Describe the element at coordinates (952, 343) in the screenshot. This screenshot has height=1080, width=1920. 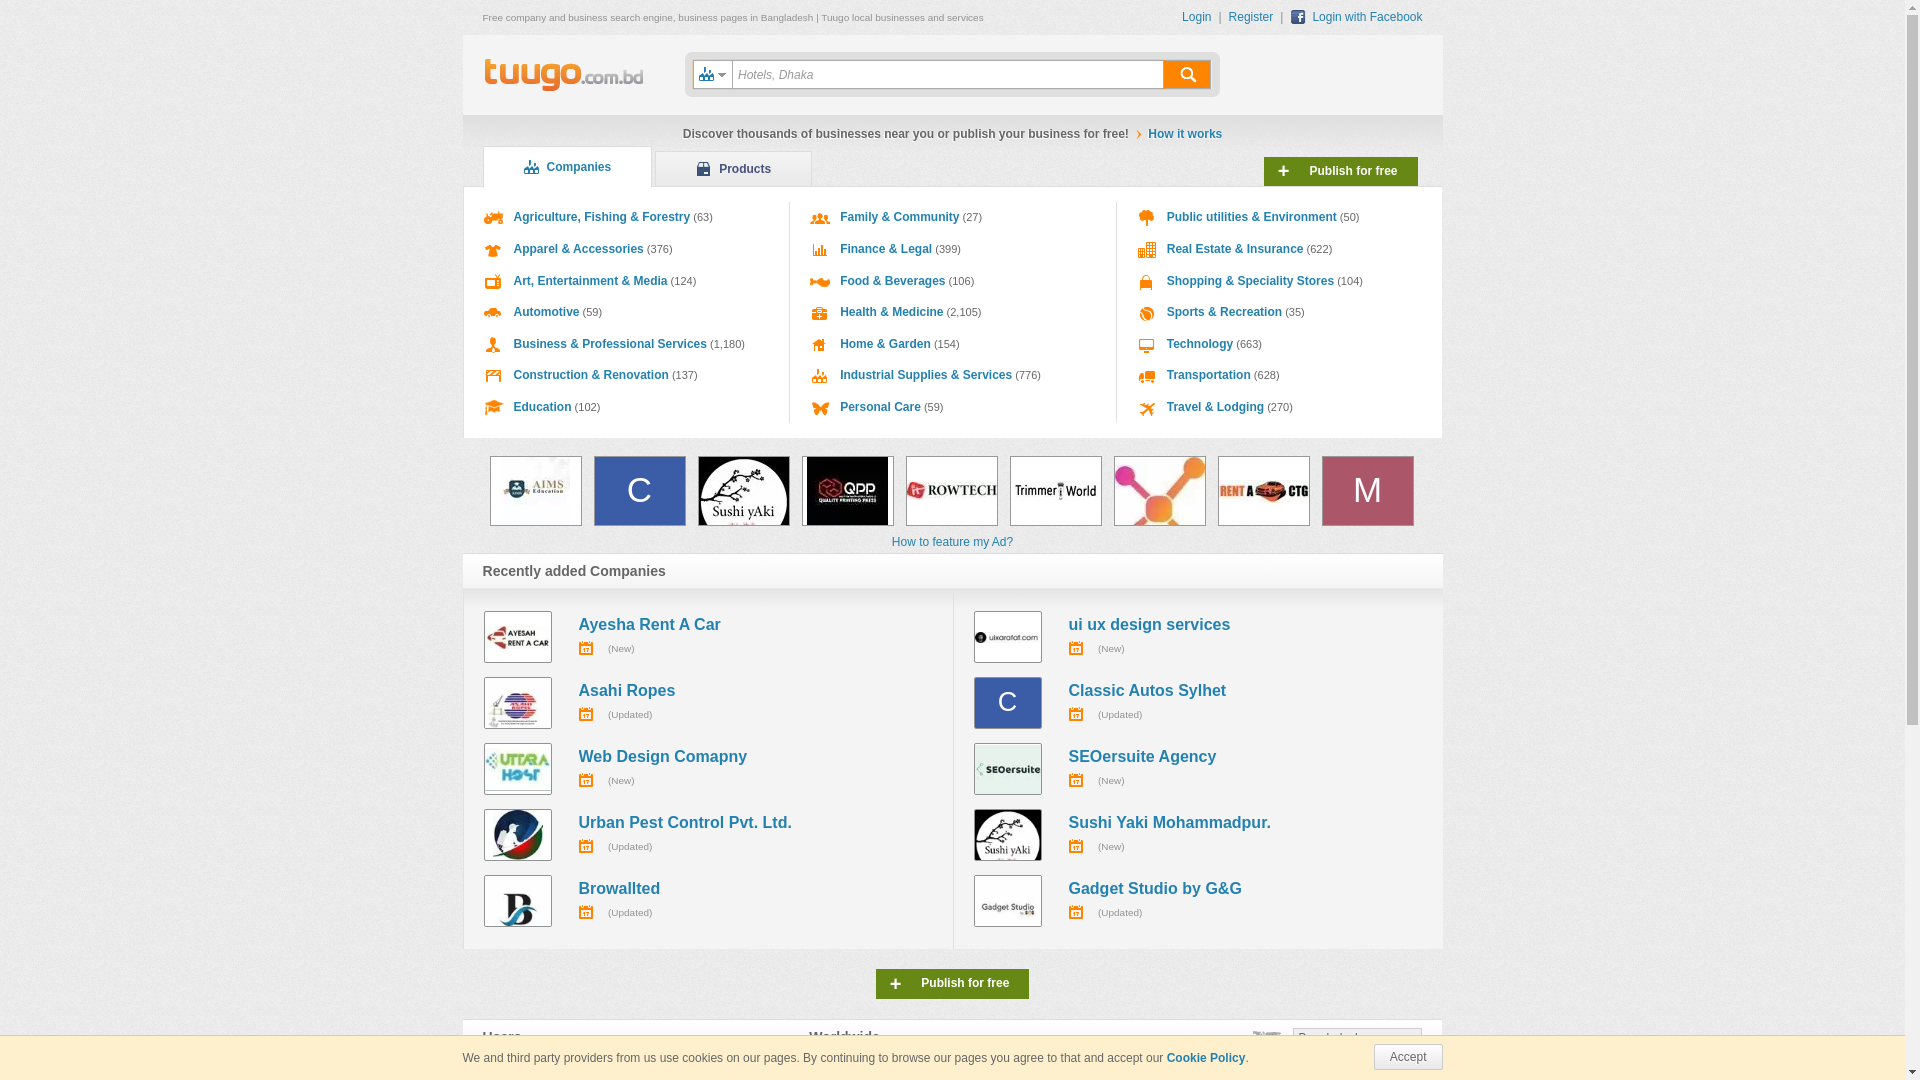
I see `' Home & Garden (154)'` at that location.